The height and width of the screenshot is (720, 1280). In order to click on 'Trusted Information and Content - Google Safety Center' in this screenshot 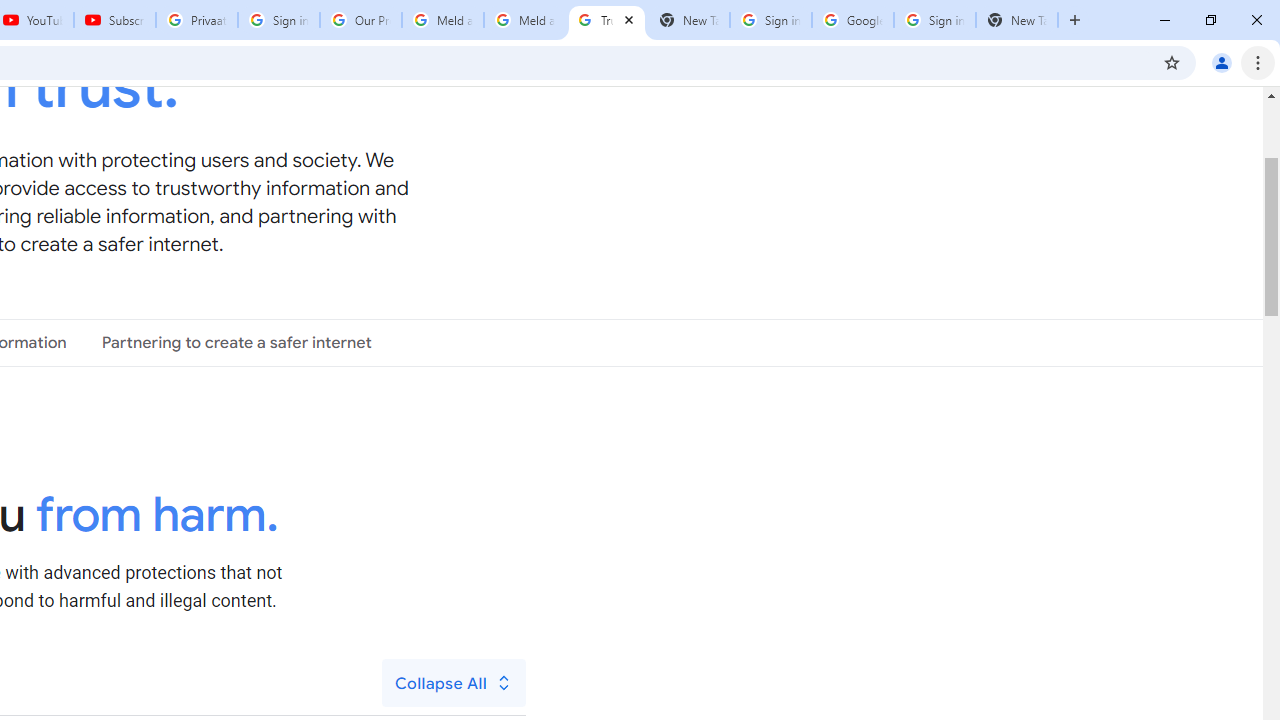, I will do `click(605, 20)`.